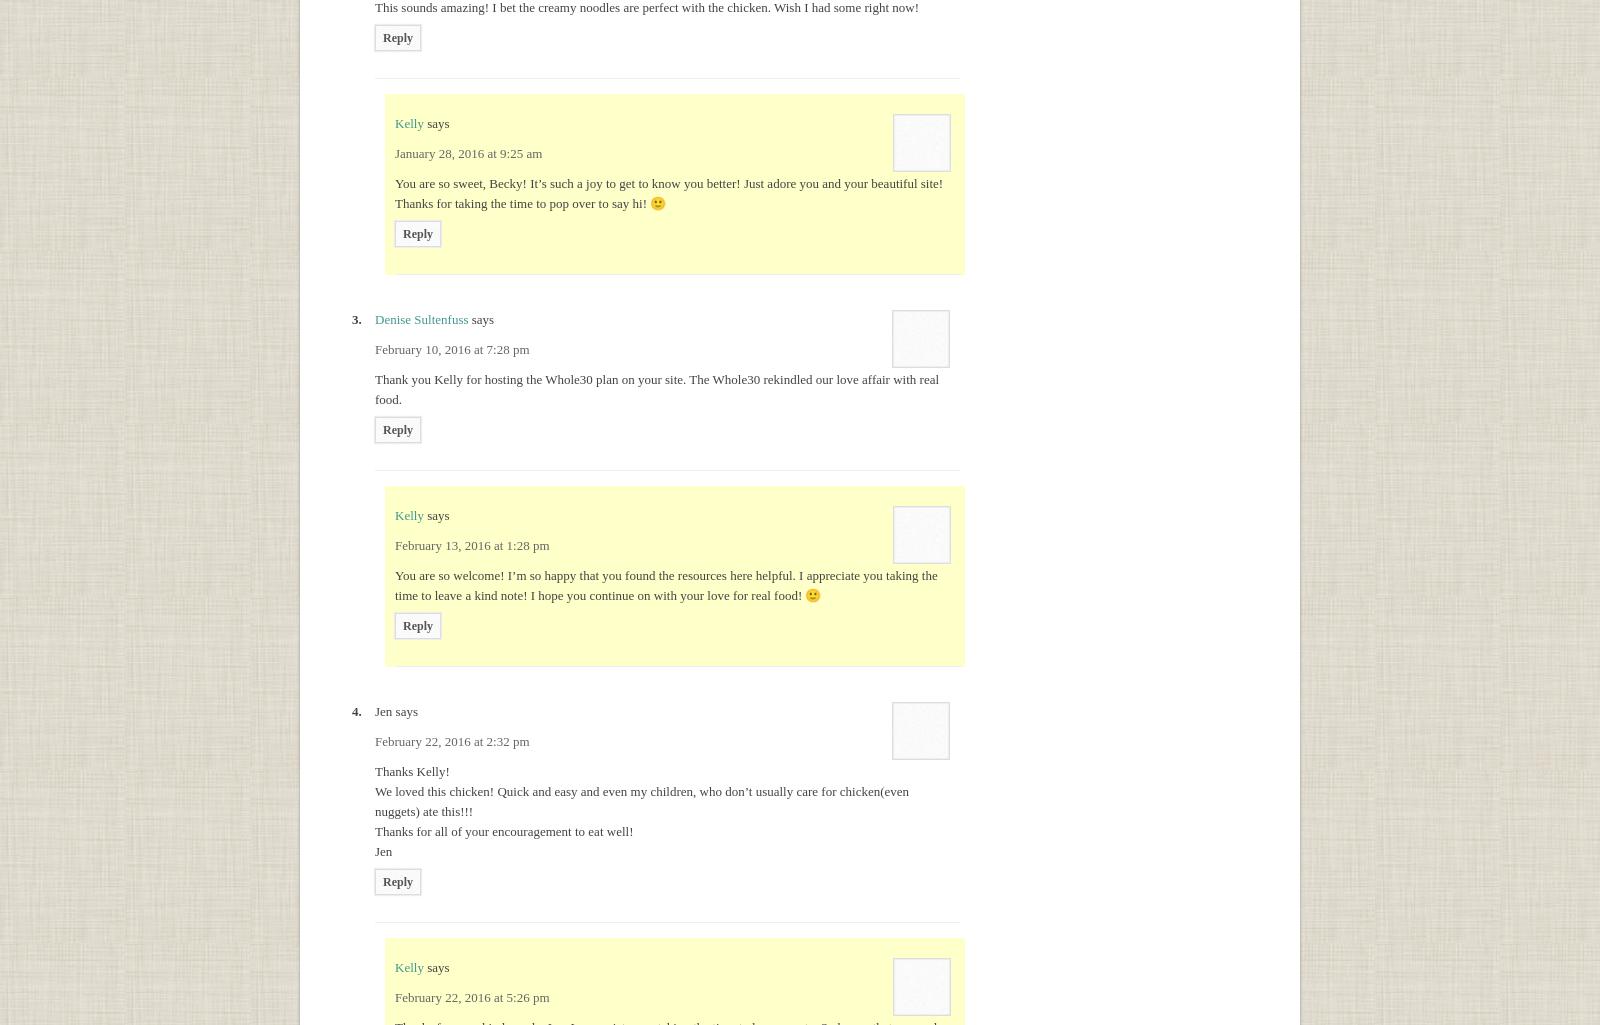 The width and height of the screenshot is (1600, 1025). I want to click on 'Thank you Kelly for hosting the Whole30 plan on your site.  The Whole30 rekindled our love affair with real food.', so click(656, 389).